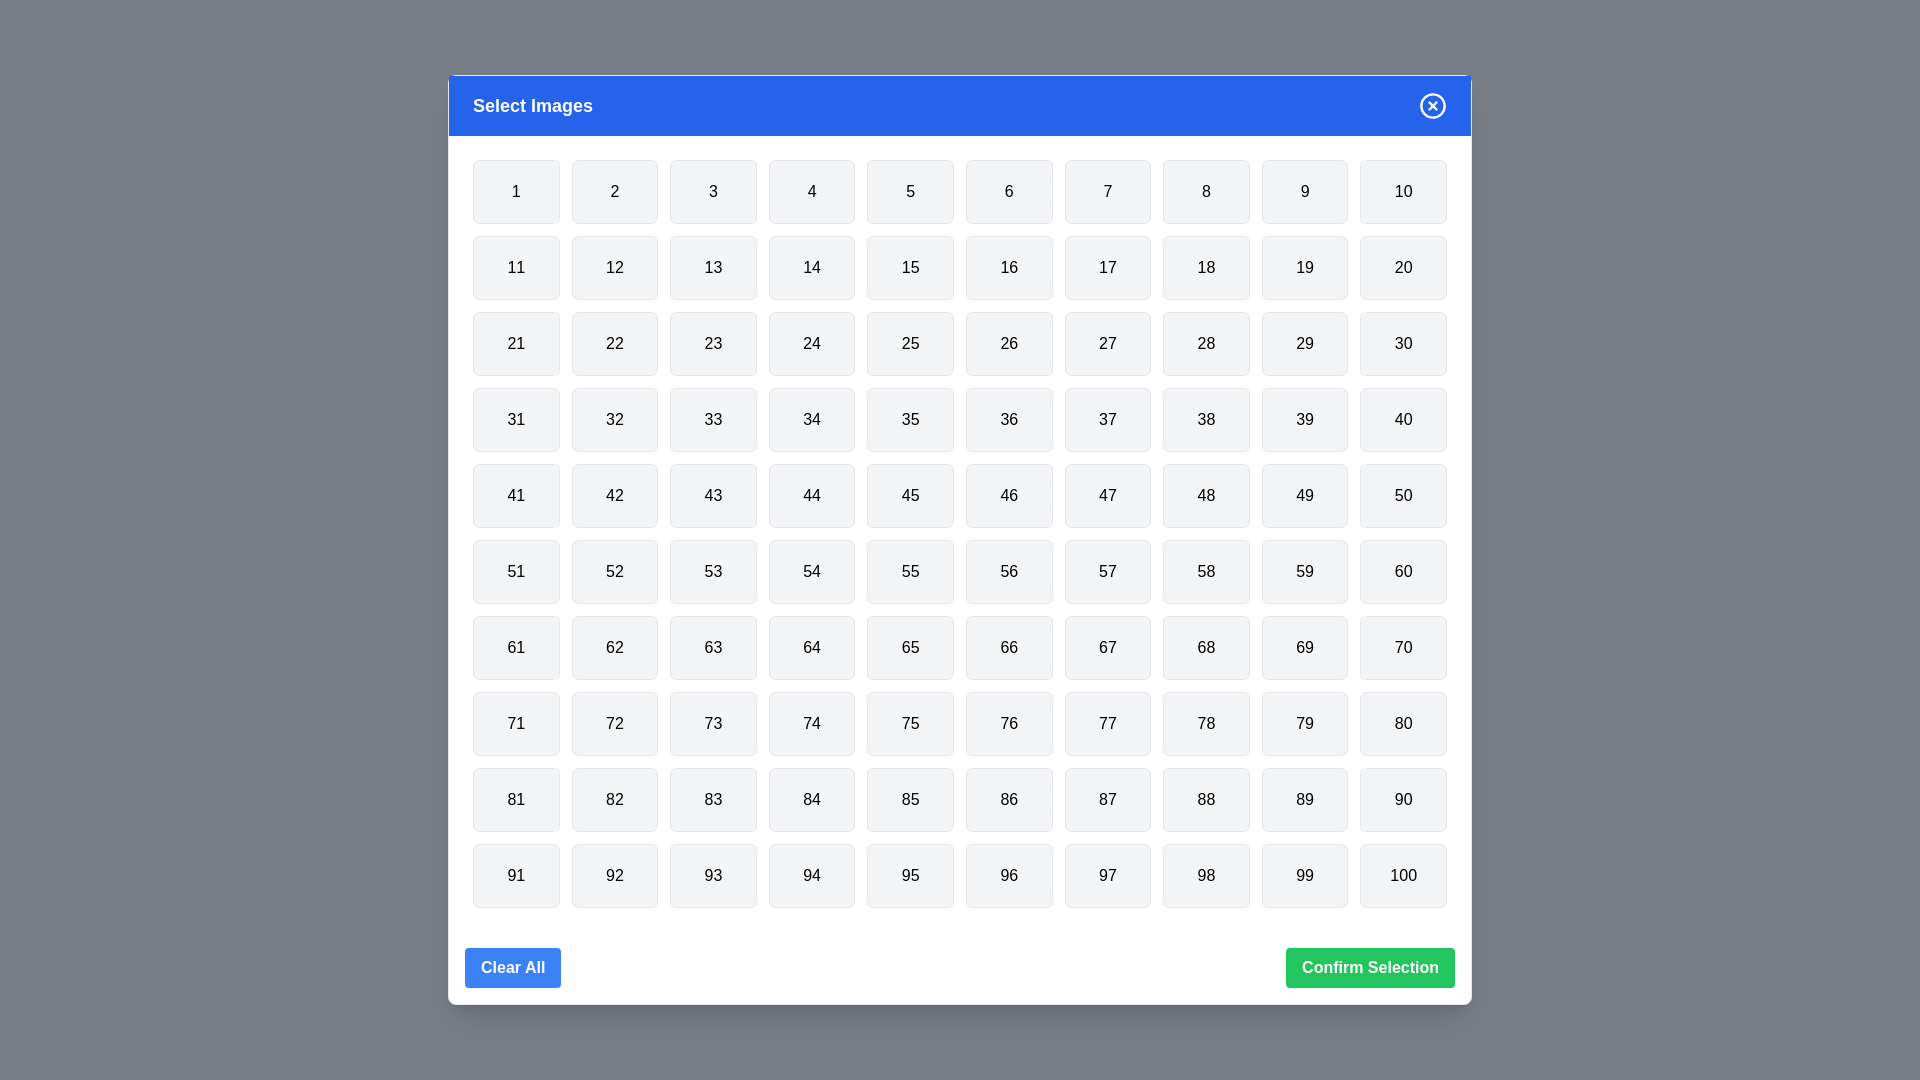  What do you see at coordinates (513, 967) in the screenshot?
I see `the 'Clear All' button to deselect all items` at bounding box center [513, 967].